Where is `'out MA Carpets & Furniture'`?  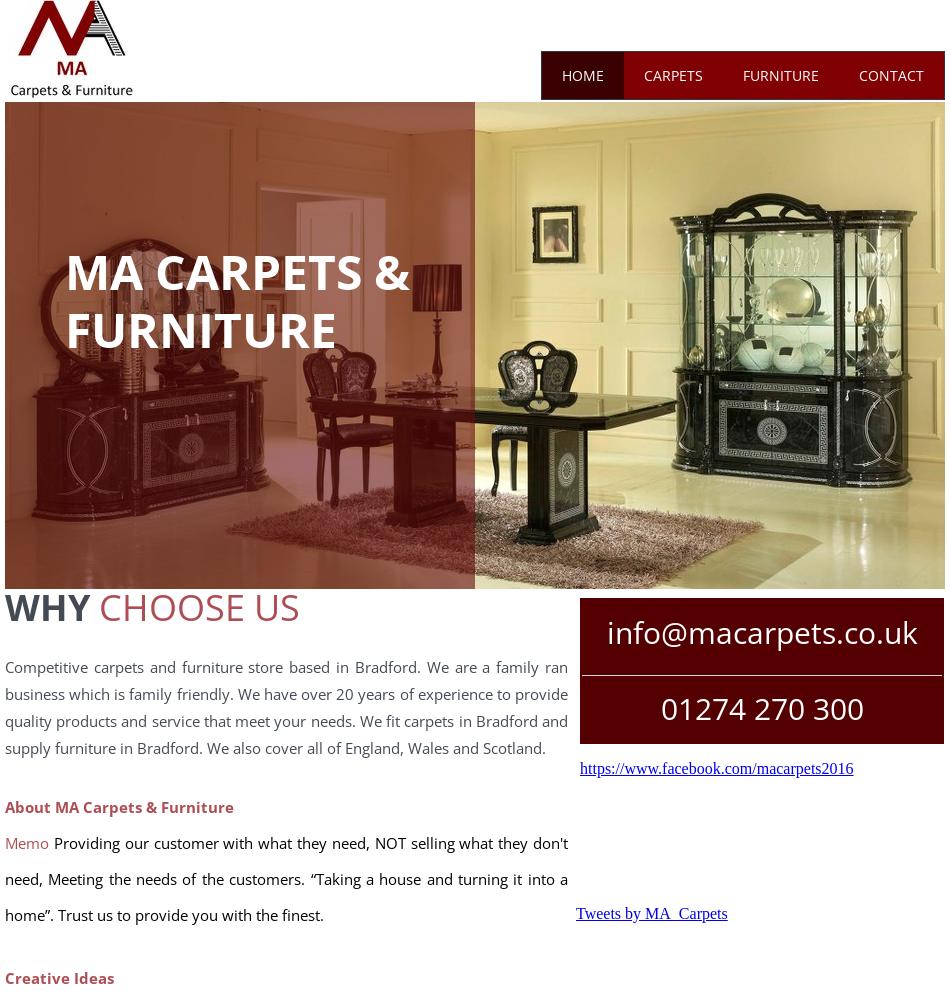
'out MA Carpets & Furniture' is located at coordinates (129, 807).